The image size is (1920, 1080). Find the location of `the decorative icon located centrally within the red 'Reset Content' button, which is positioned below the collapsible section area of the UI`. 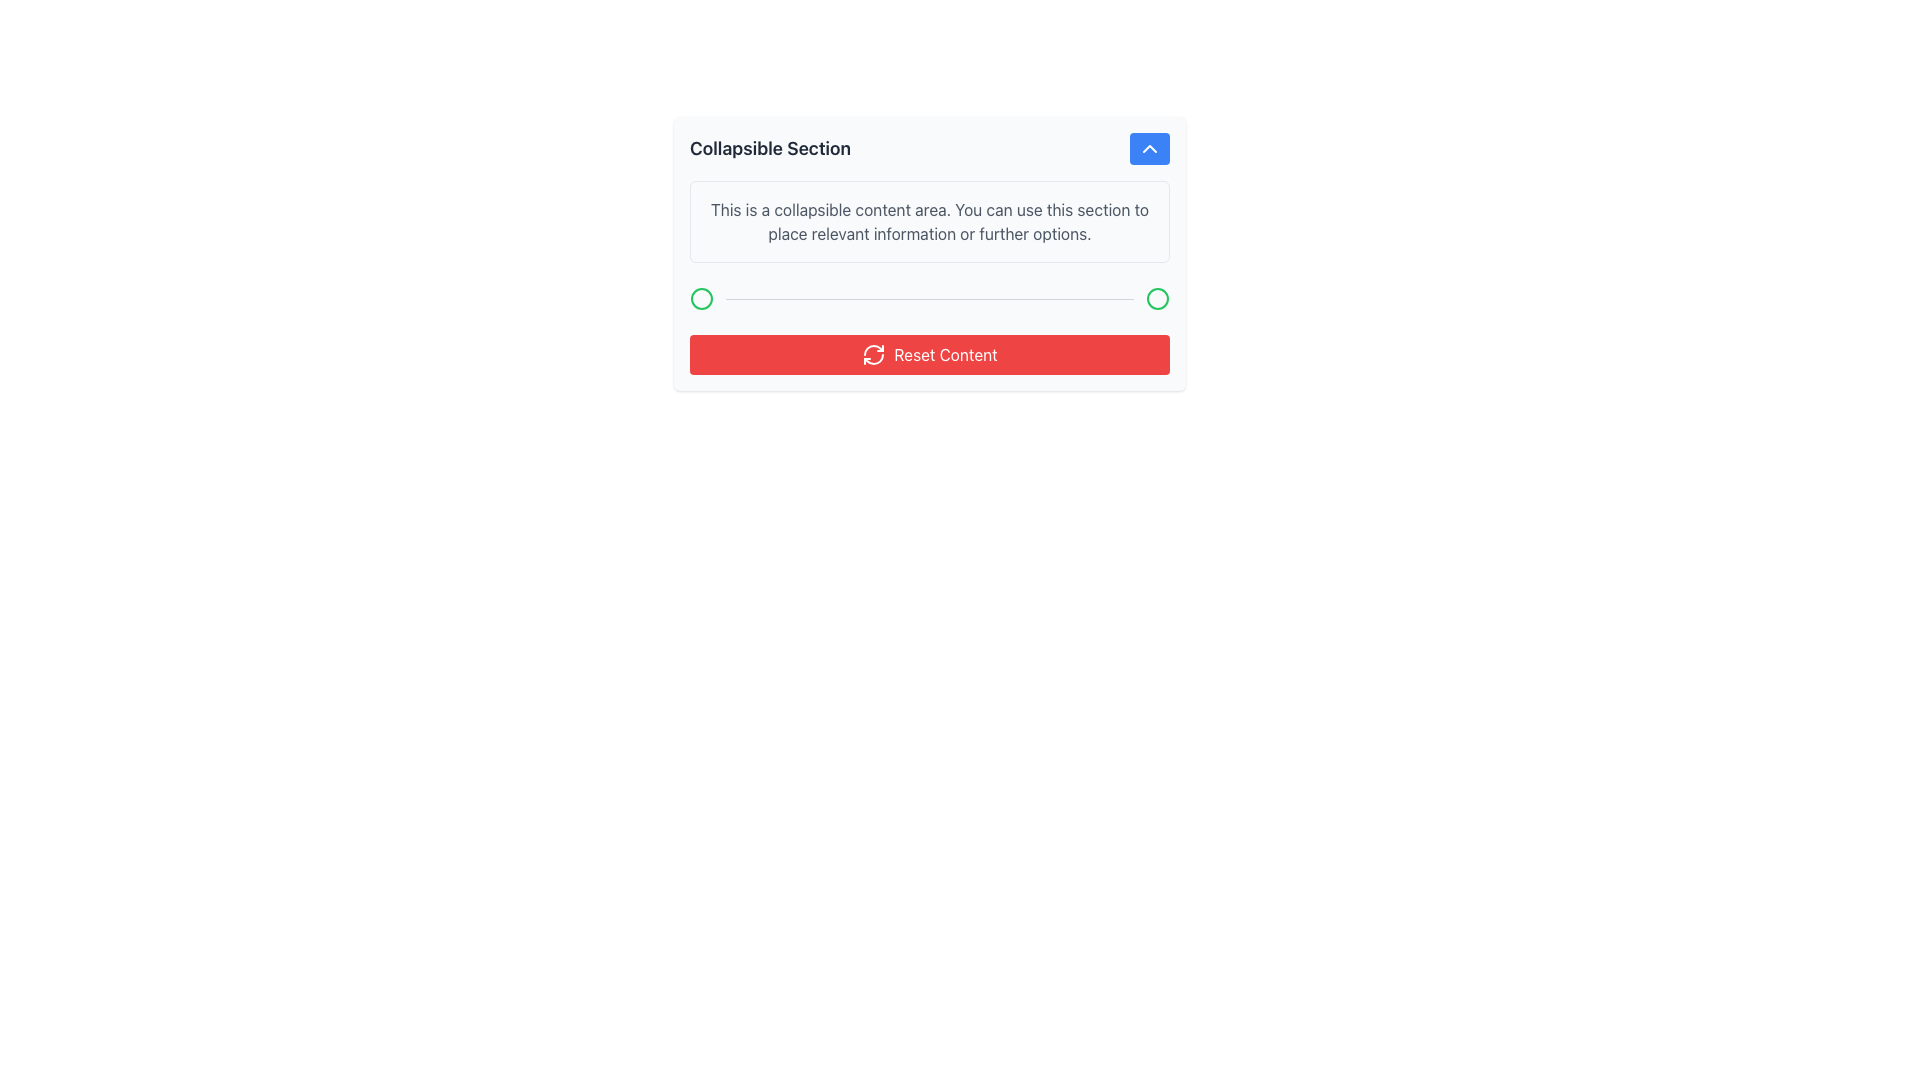

the decorative icon located centrally within the red 'Reset Content' button, which is positioned below the collapsible section area of the UI is located at coordinates (874, 353).